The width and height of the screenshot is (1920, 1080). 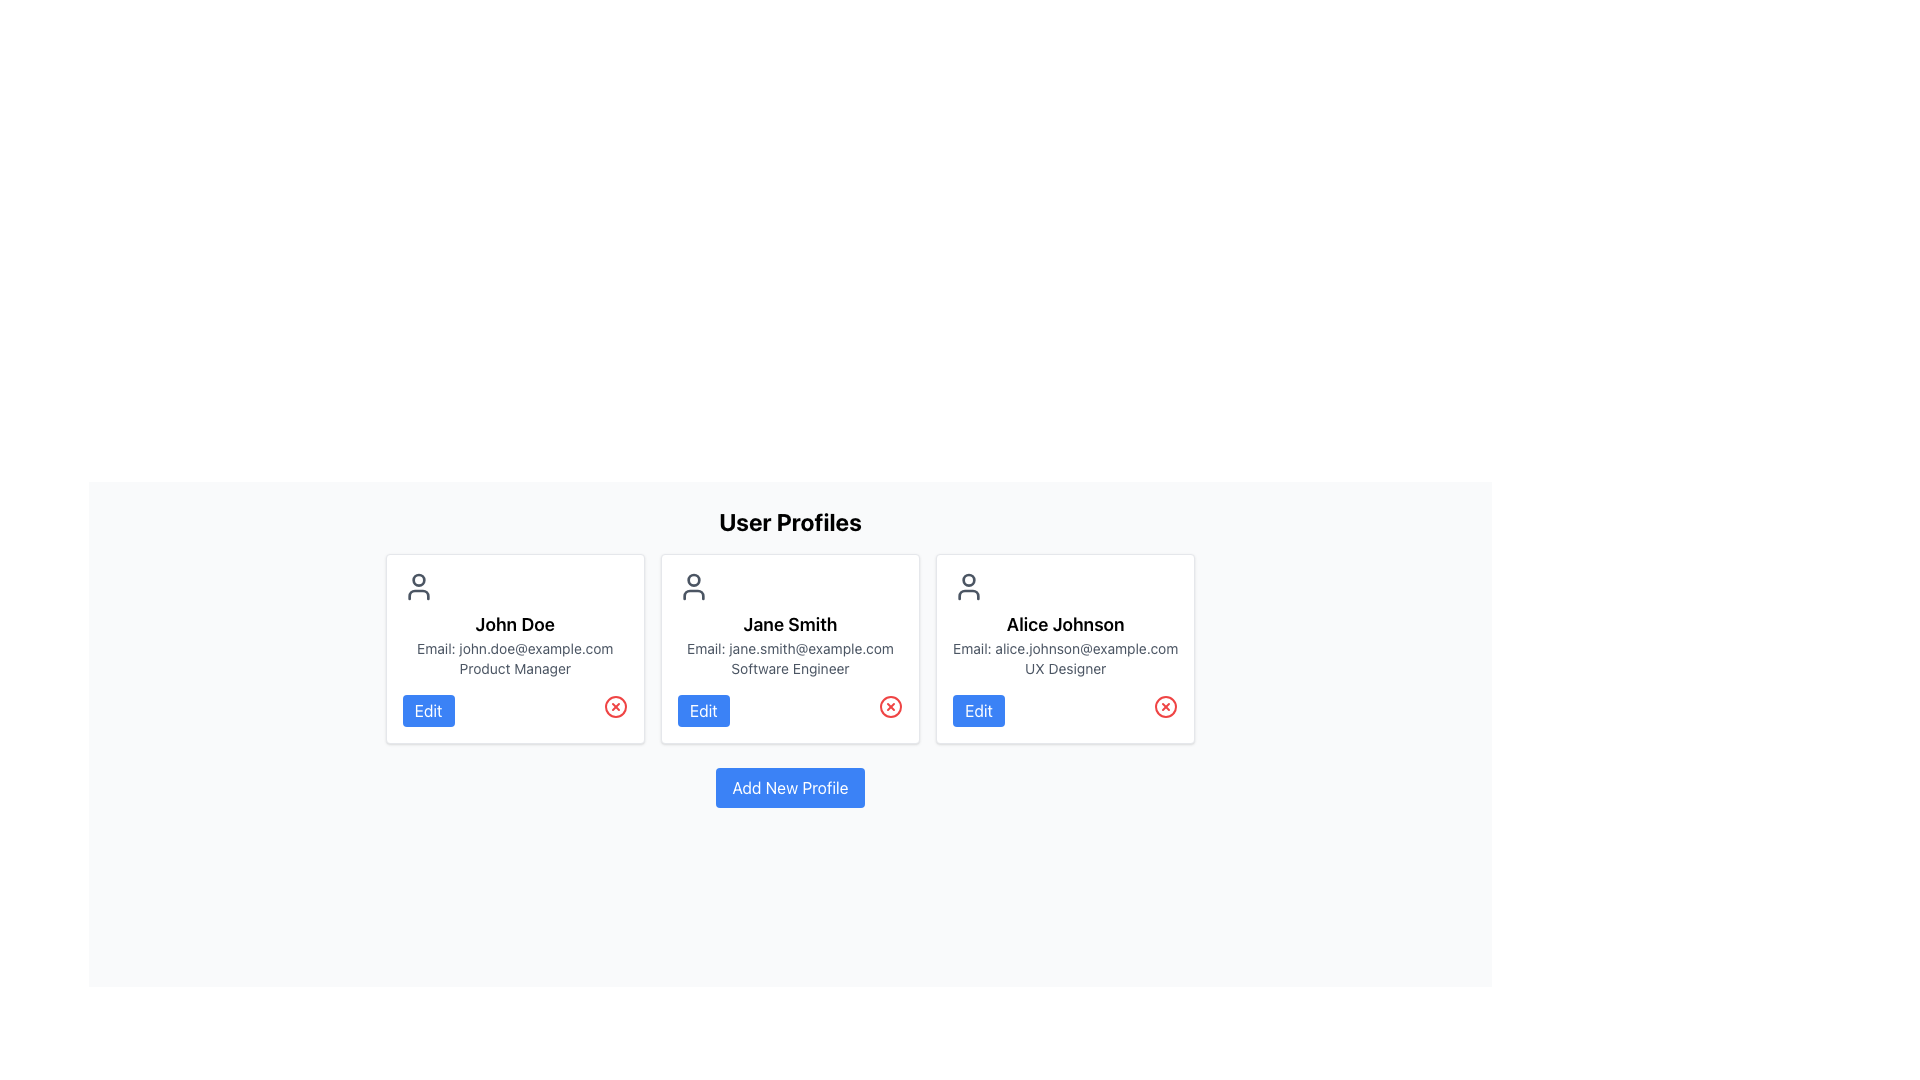 What do you see at coordinates (969, 593) in the screenshot?
I see `the lower part of the user icon for 'Alice Johnson', which is styled as a curved line forming the shoulders of the silhouette in grayscale` at bounding box center [969, 593].